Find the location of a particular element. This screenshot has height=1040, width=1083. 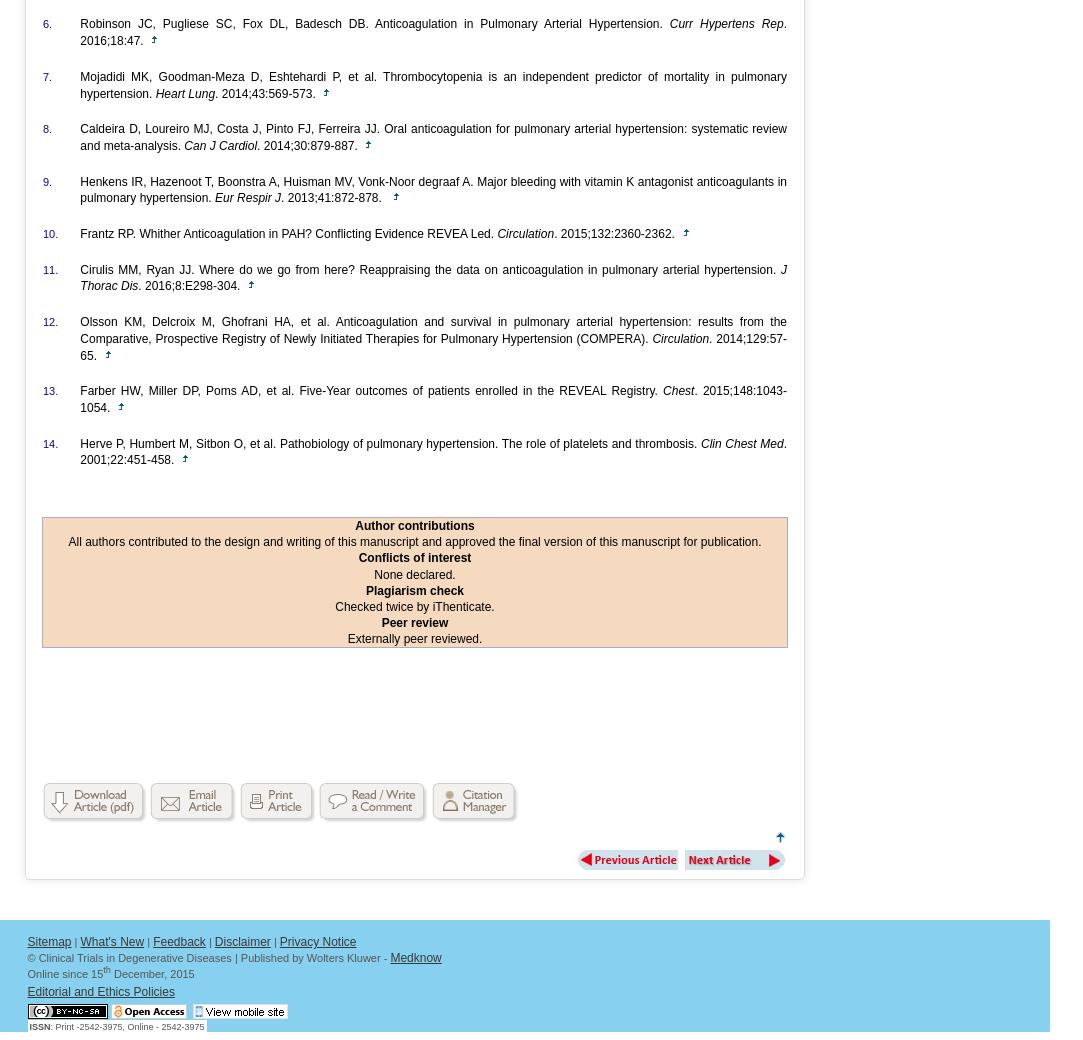

'Frantz RP. Whither Anticoagulation in PAH? Conflicting Evidence REVEA Led.' is located at coordinates (288, 232).